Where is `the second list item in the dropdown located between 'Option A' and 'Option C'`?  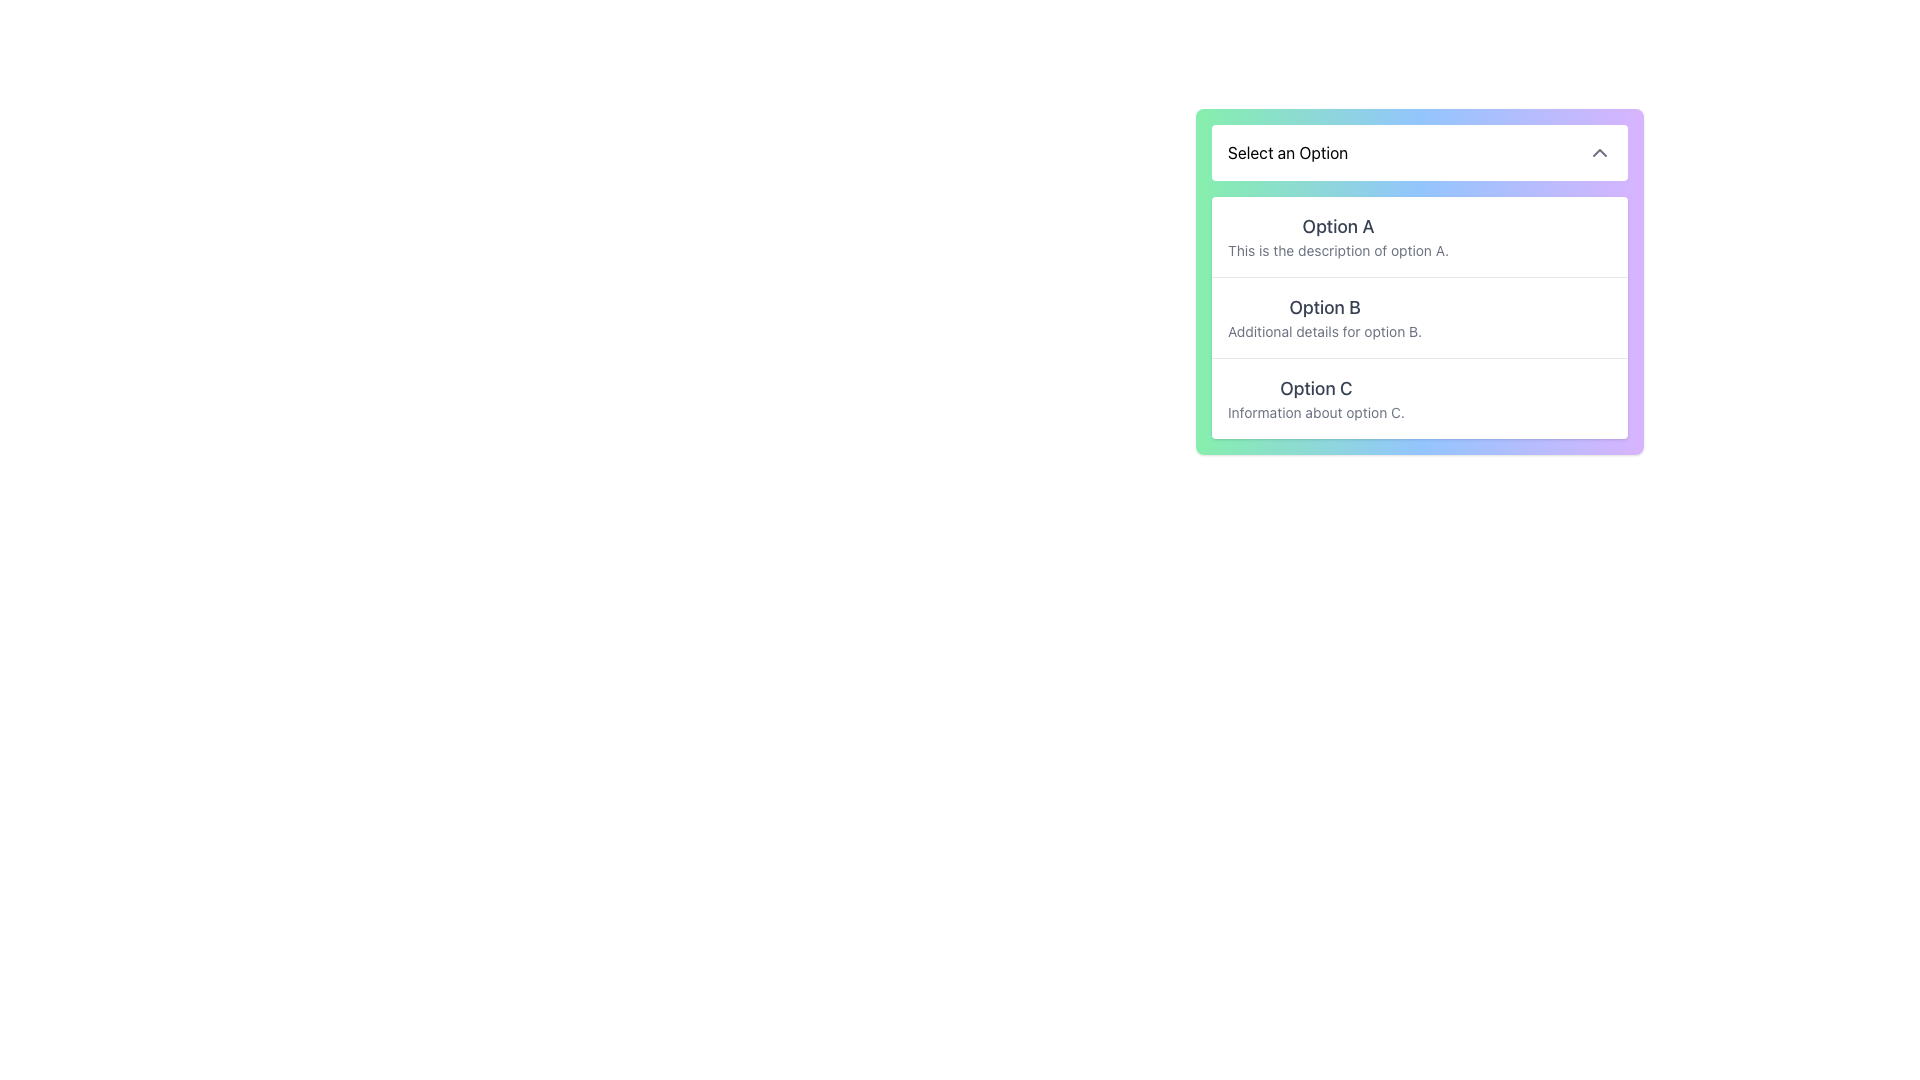 the second list item in the dropdown located between 'Option A' and 'Option C' is located at coordinates (1419, 316).